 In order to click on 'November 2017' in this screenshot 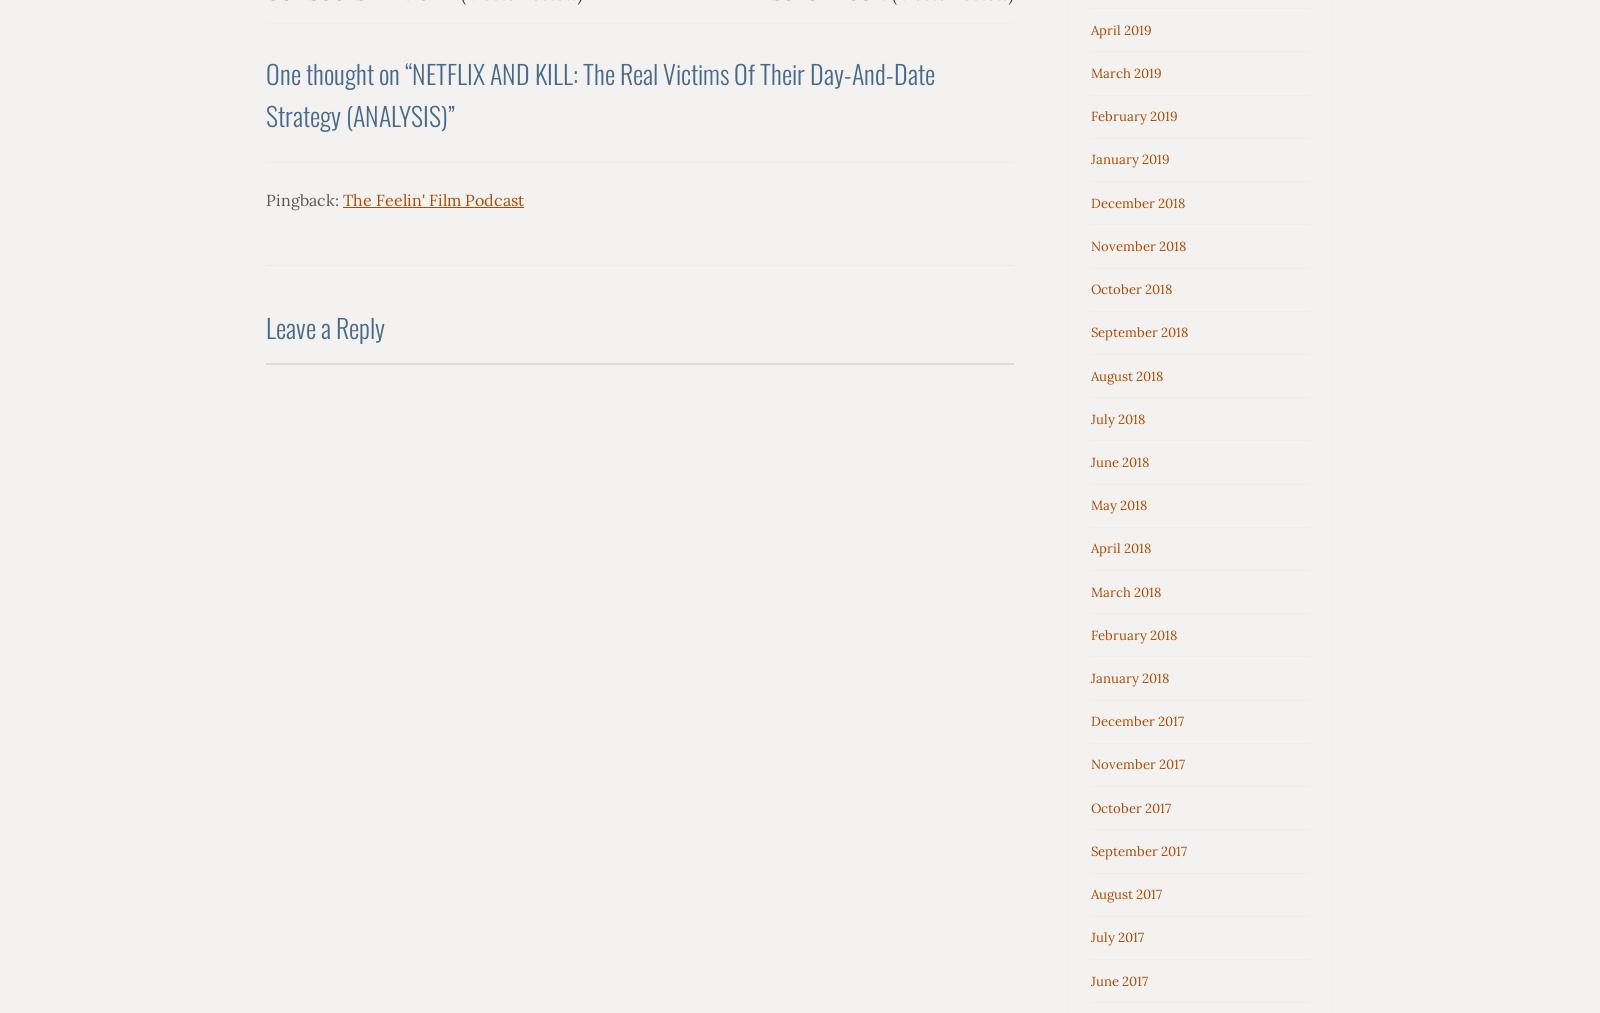, I will do `click(1137, 764)`.